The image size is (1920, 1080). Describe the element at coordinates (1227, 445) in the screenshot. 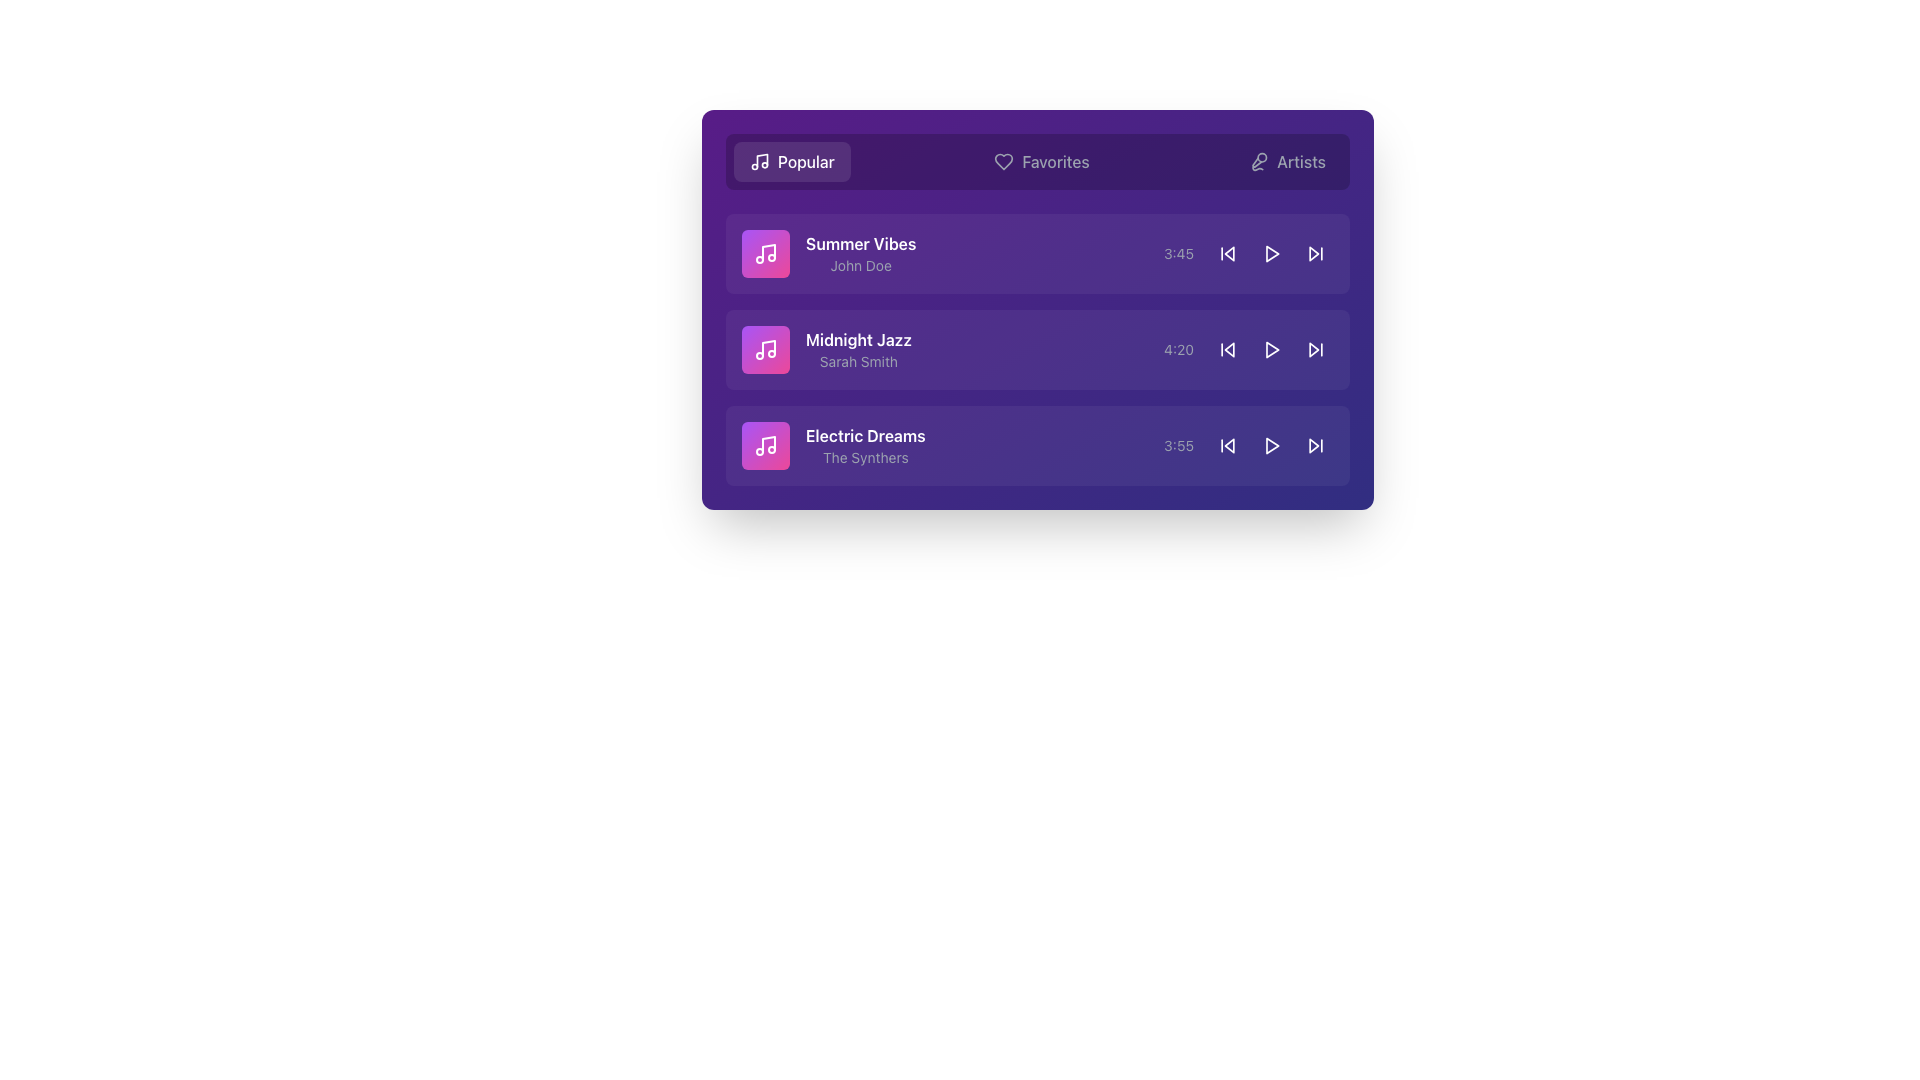

I see `the 'previous track' button, which is the first button in the group of three interactive elements to the right of the song details row, located to the left of the play button, associated with the 'Electric Dreams' song` at that location.